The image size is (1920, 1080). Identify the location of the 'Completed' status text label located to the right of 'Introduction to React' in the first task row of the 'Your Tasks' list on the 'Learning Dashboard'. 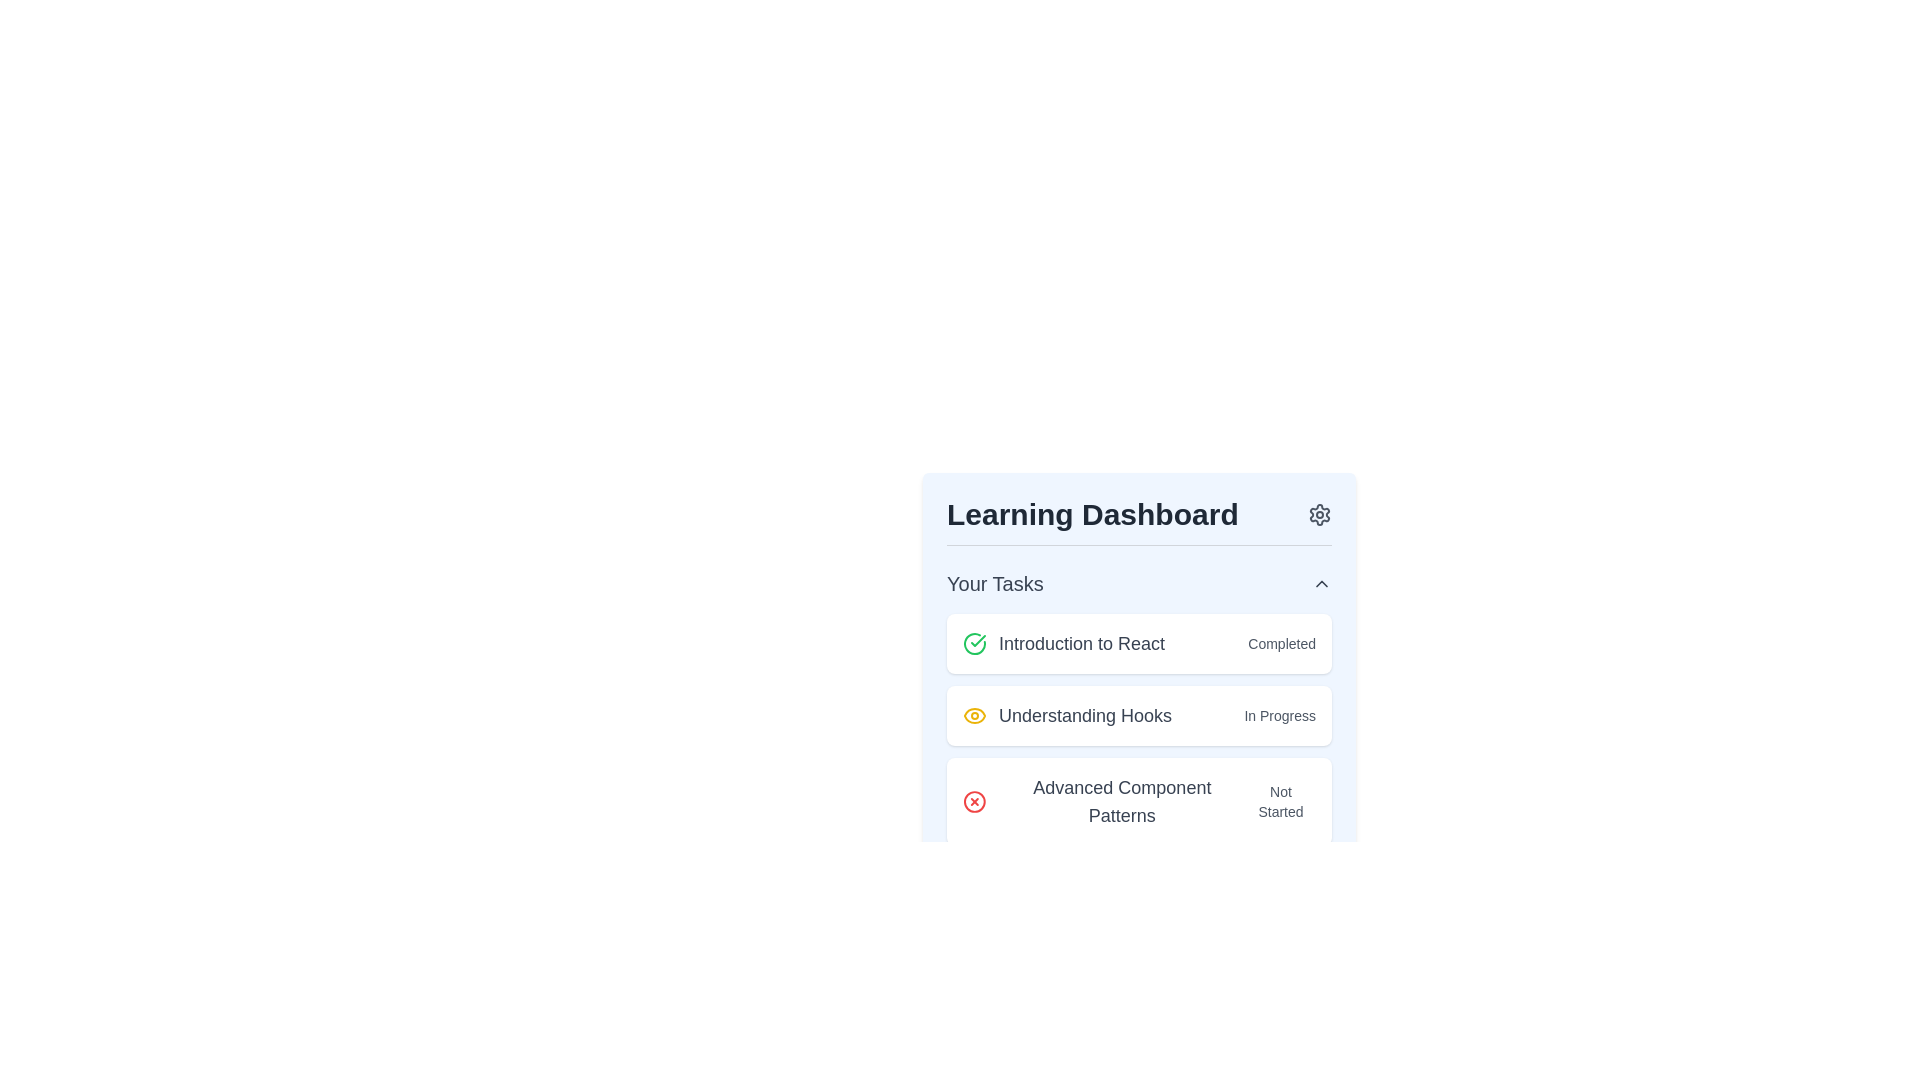
(1282, 644).